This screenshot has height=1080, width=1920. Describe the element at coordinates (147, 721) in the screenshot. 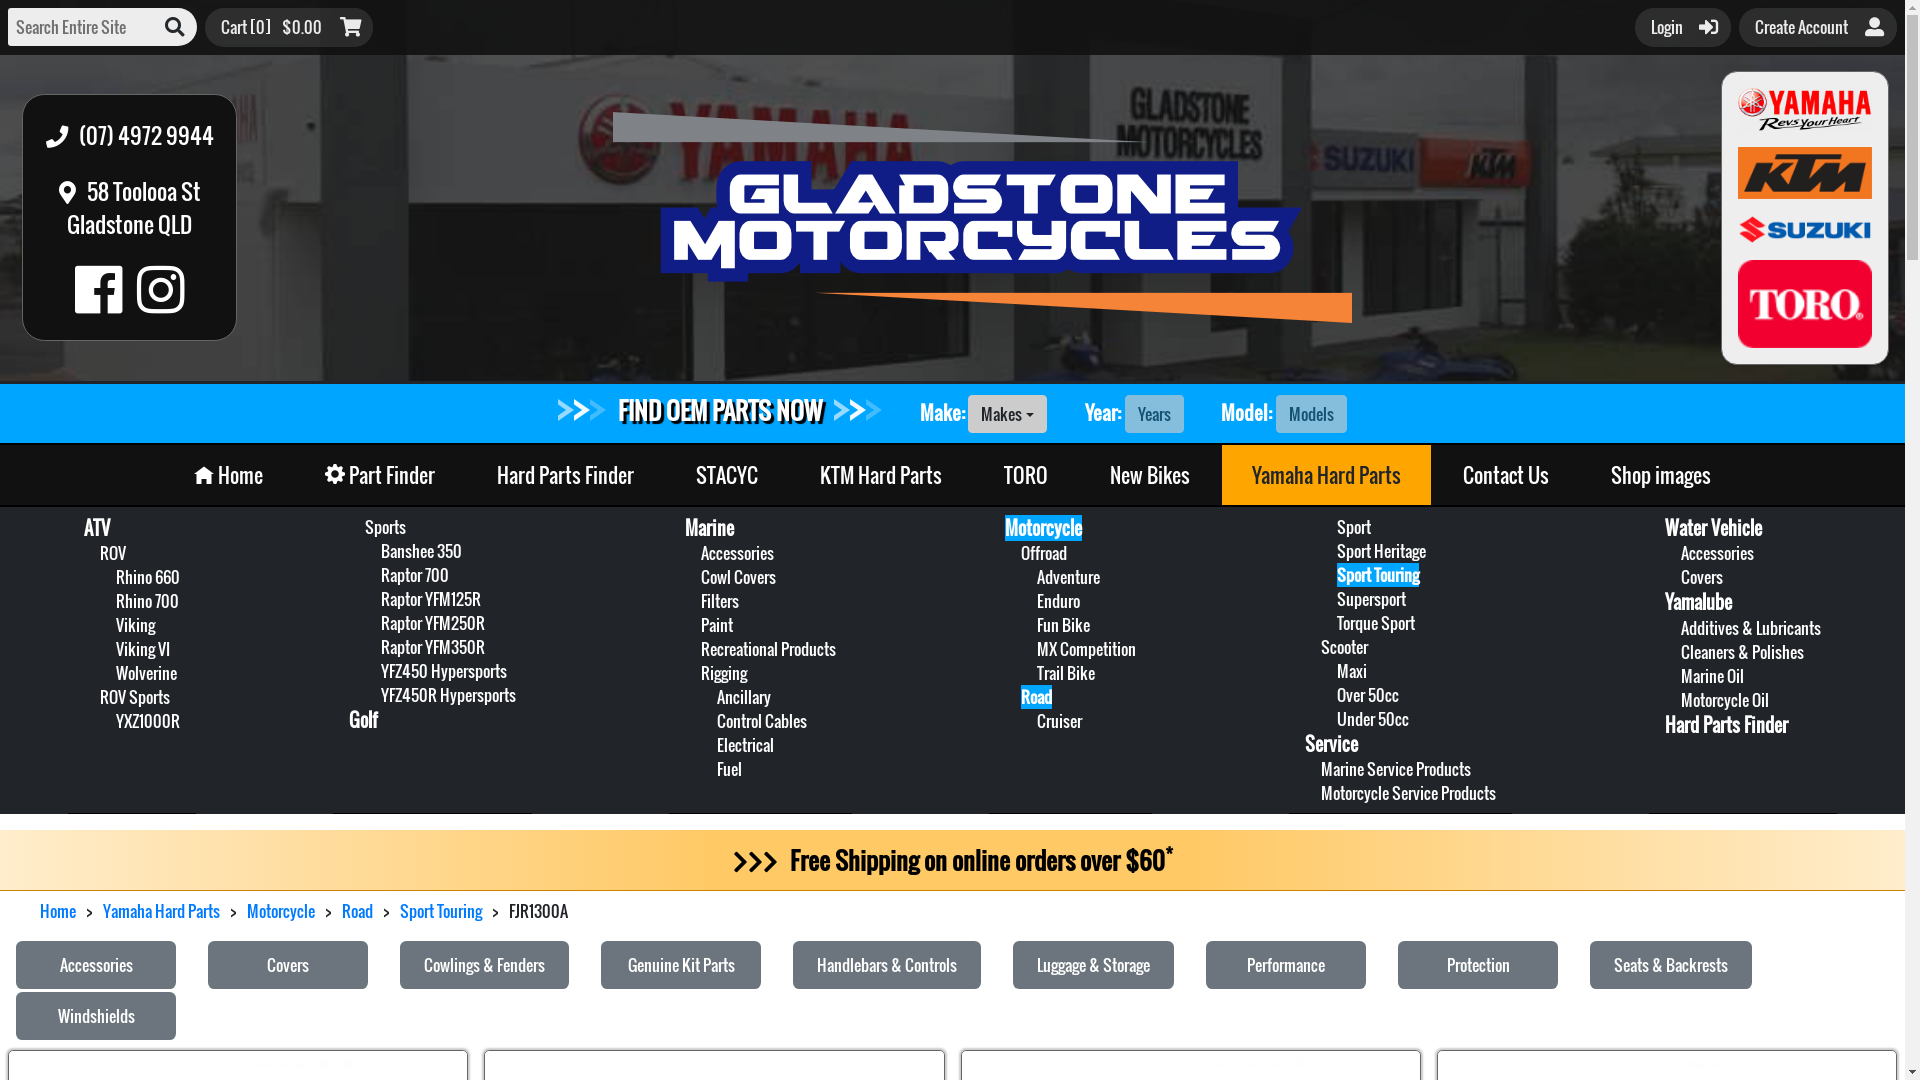

I see `'YXZ1000R'` at that location.